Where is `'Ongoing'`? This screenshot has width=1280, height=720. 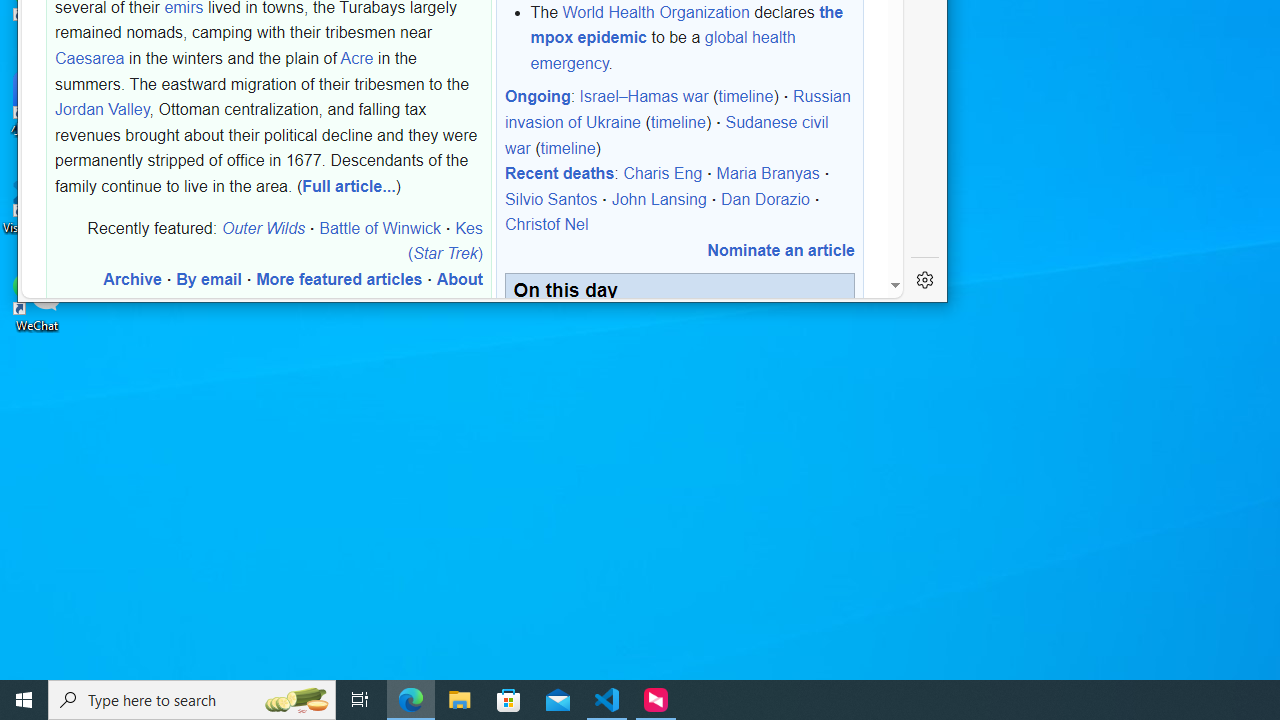 'Ongoing' is located at coordinates (537, 96).